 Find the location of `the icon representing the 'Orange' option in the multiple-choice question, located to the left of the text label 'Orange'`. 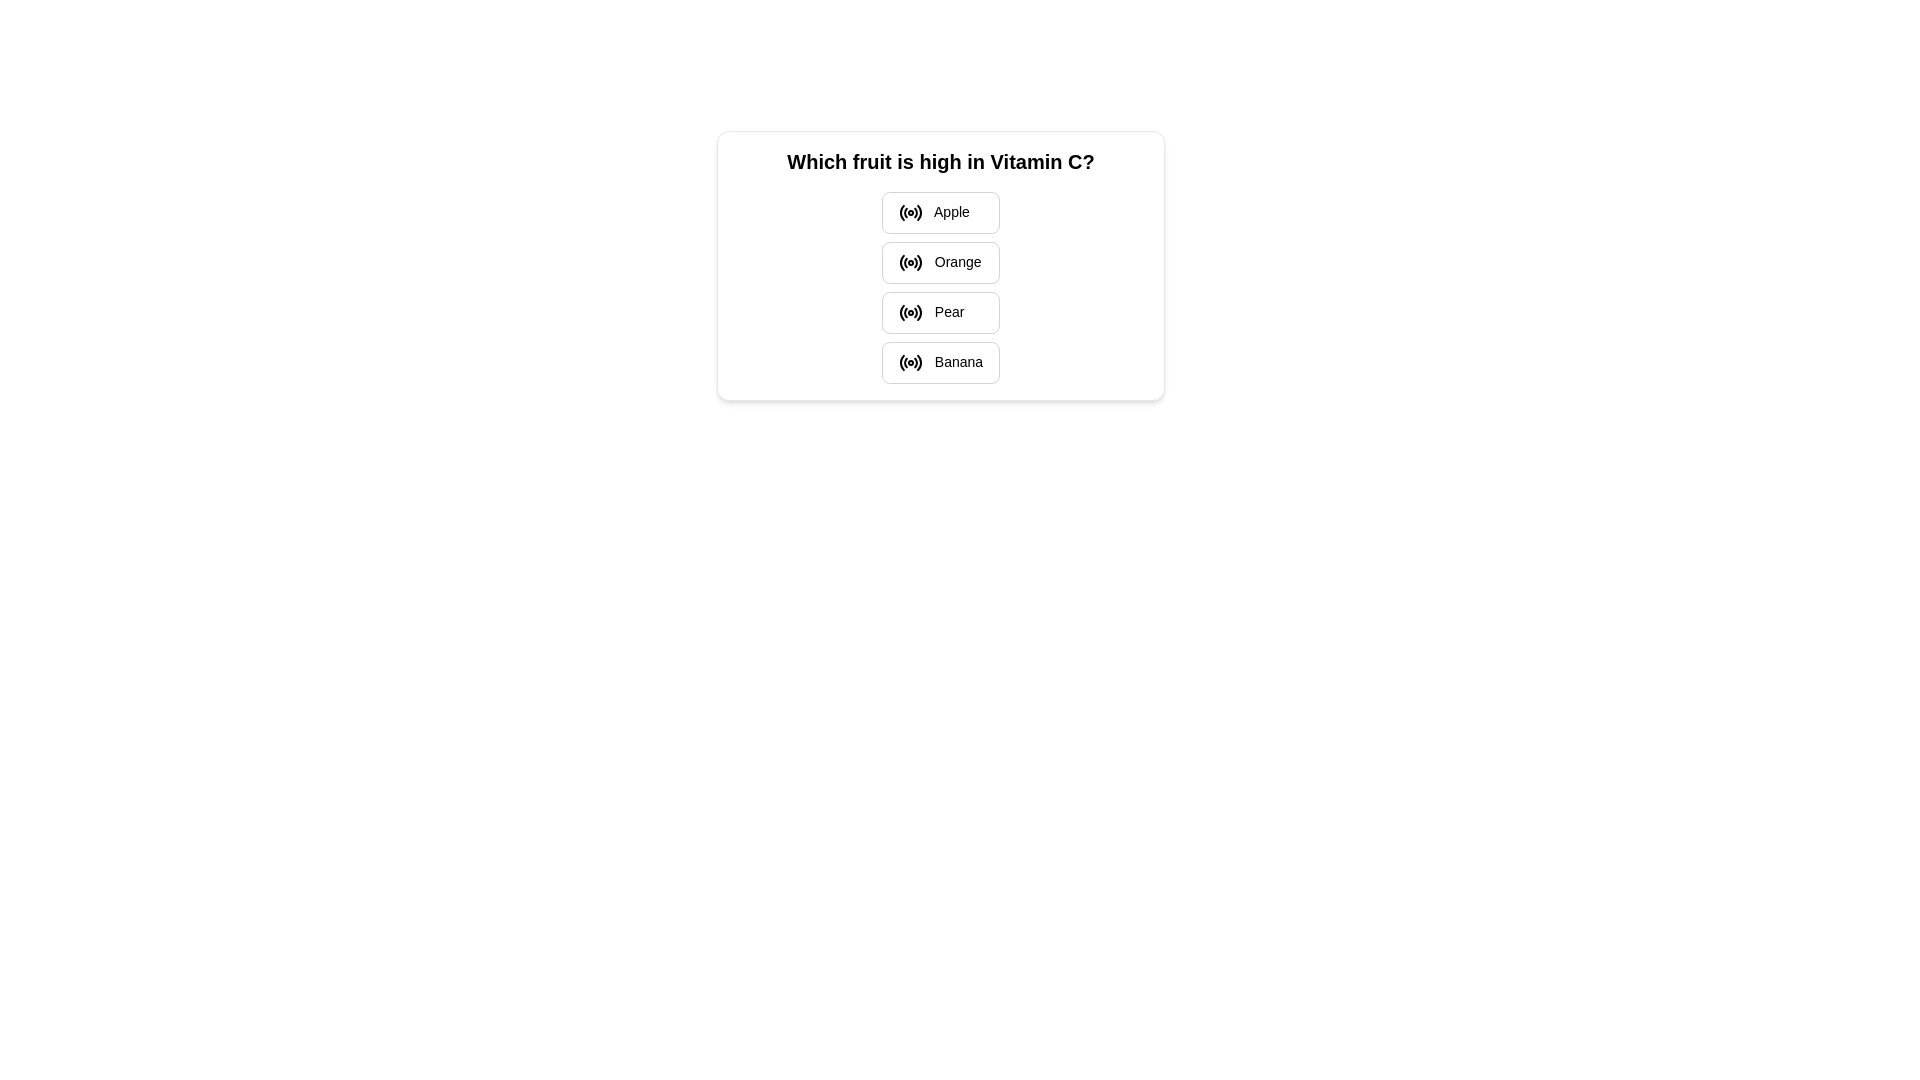

the icon representing the 'Orange' option in the multiple-choice question, located to the left of the text label 'Orange' is located at coordinates (909, 261).